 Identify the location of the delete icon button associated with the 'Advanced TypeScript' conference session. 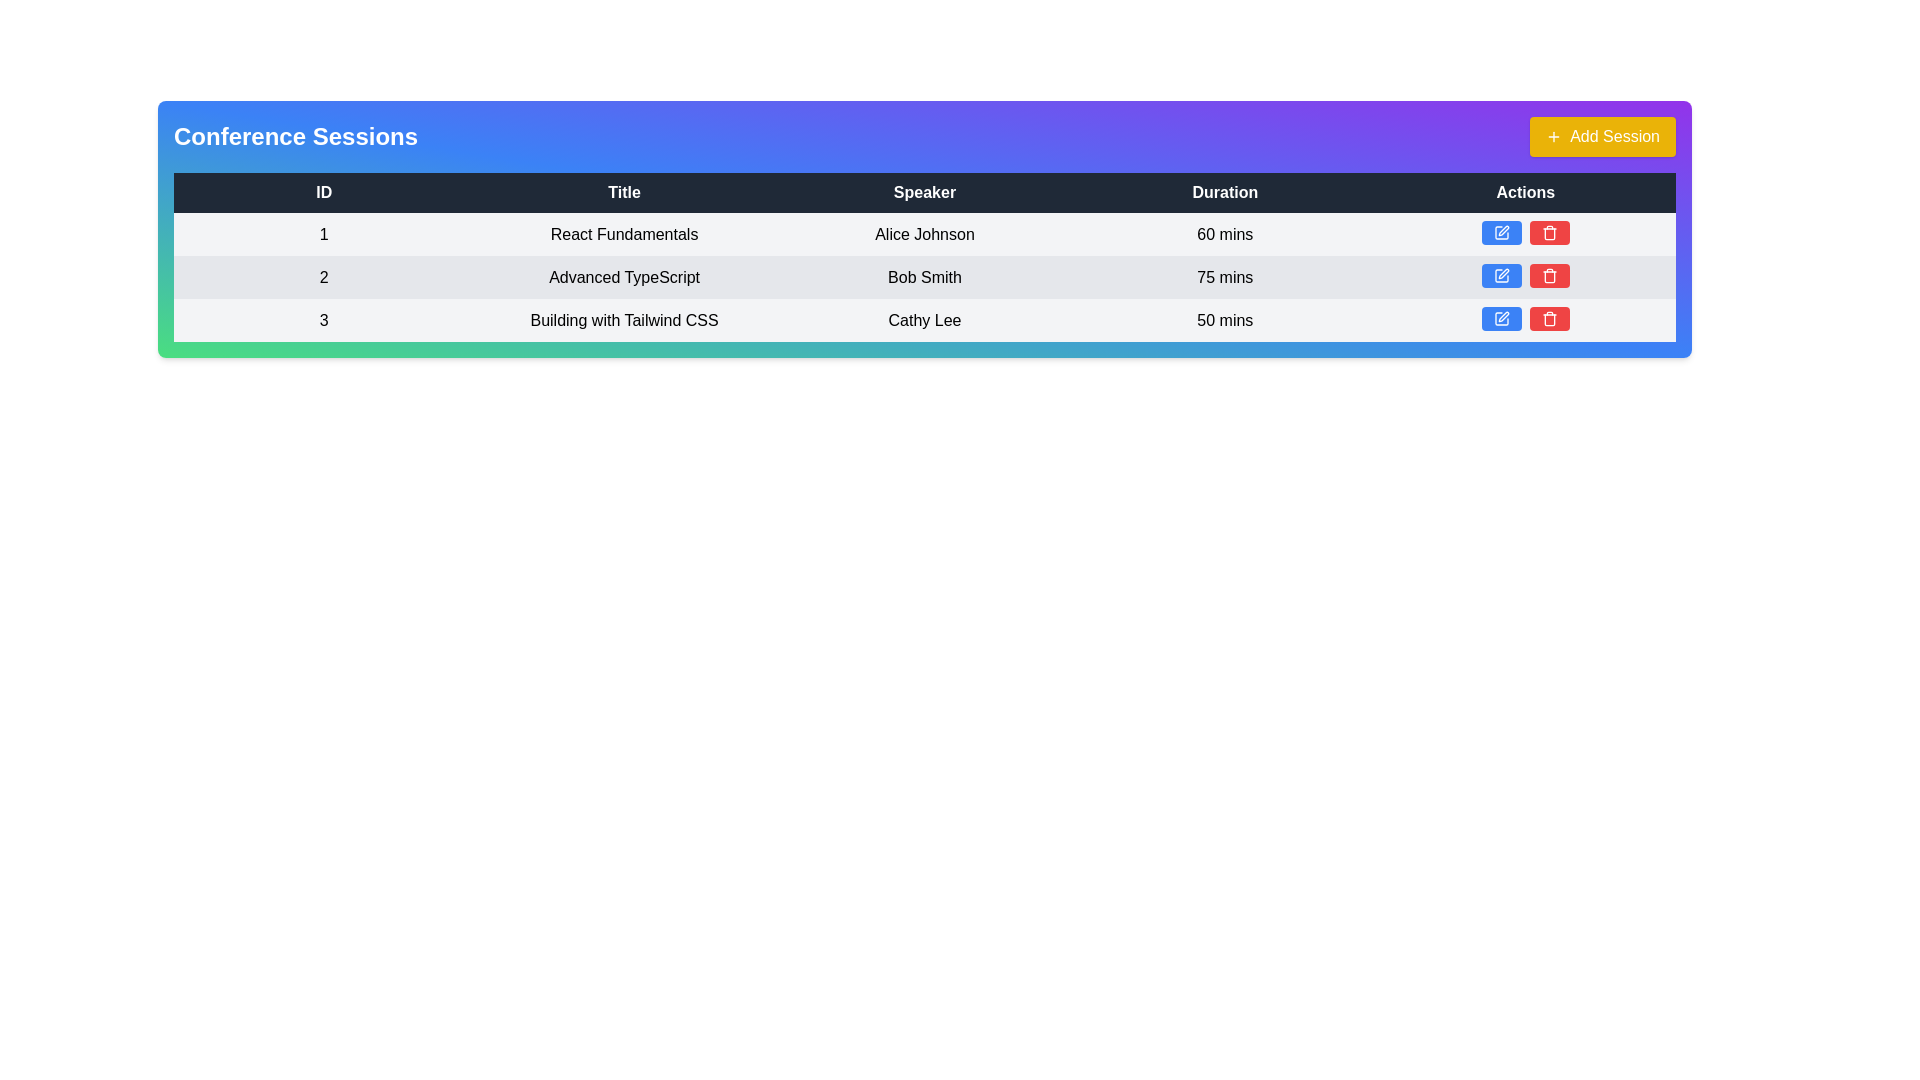
(1548, 276).